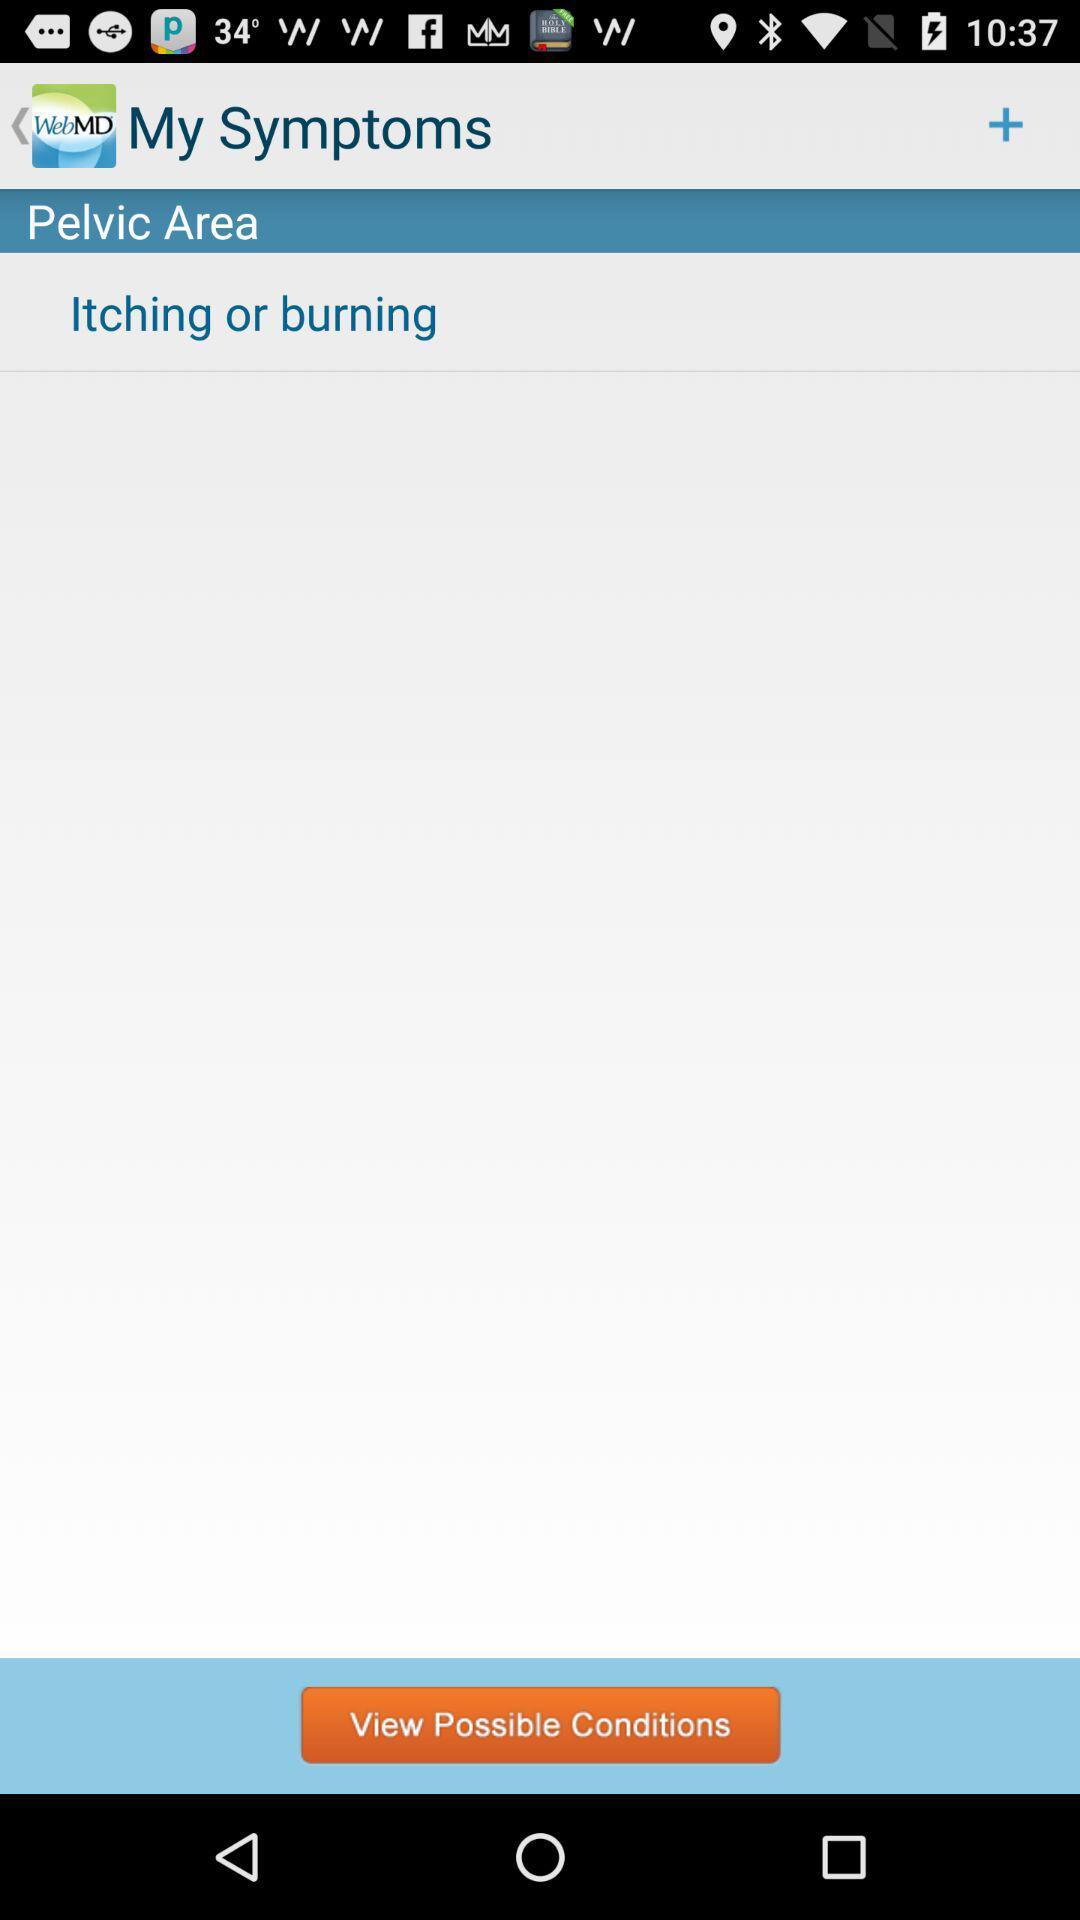 The image size is (1080, 1920). Describe the element at coordinates (540, 1725) in the screenshot. I see `possible conditions search` at that location.